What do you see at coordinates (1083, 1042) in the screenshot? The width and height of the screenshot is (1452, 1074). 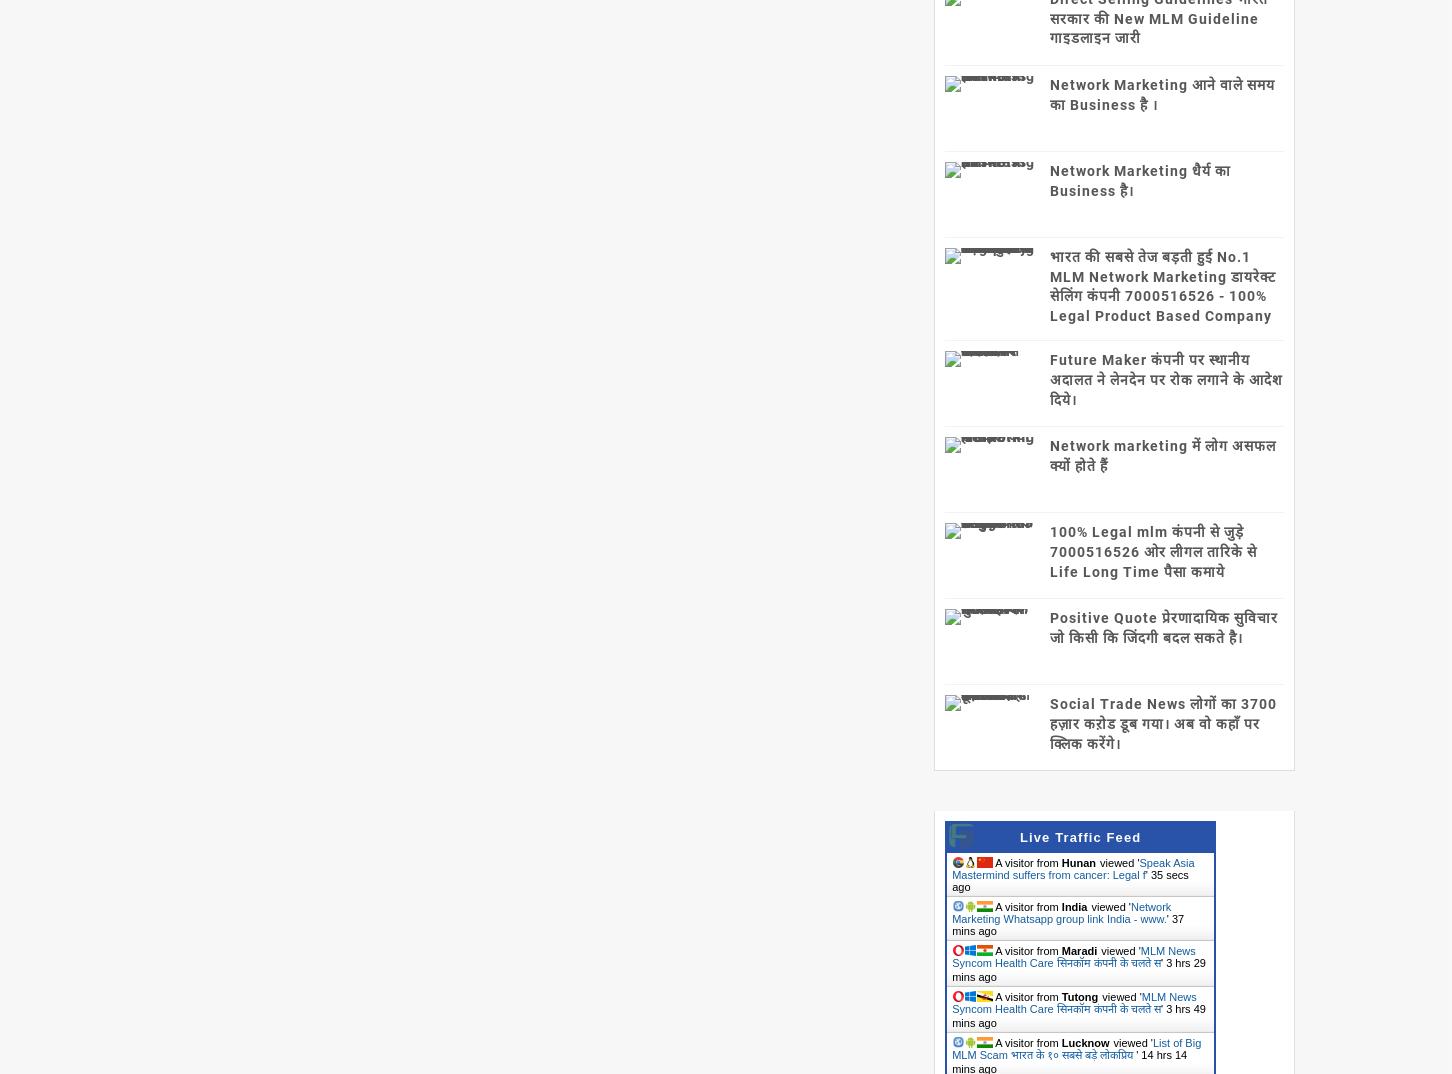 I see `'Lucknow'` at bounding box center [1083, 1042].